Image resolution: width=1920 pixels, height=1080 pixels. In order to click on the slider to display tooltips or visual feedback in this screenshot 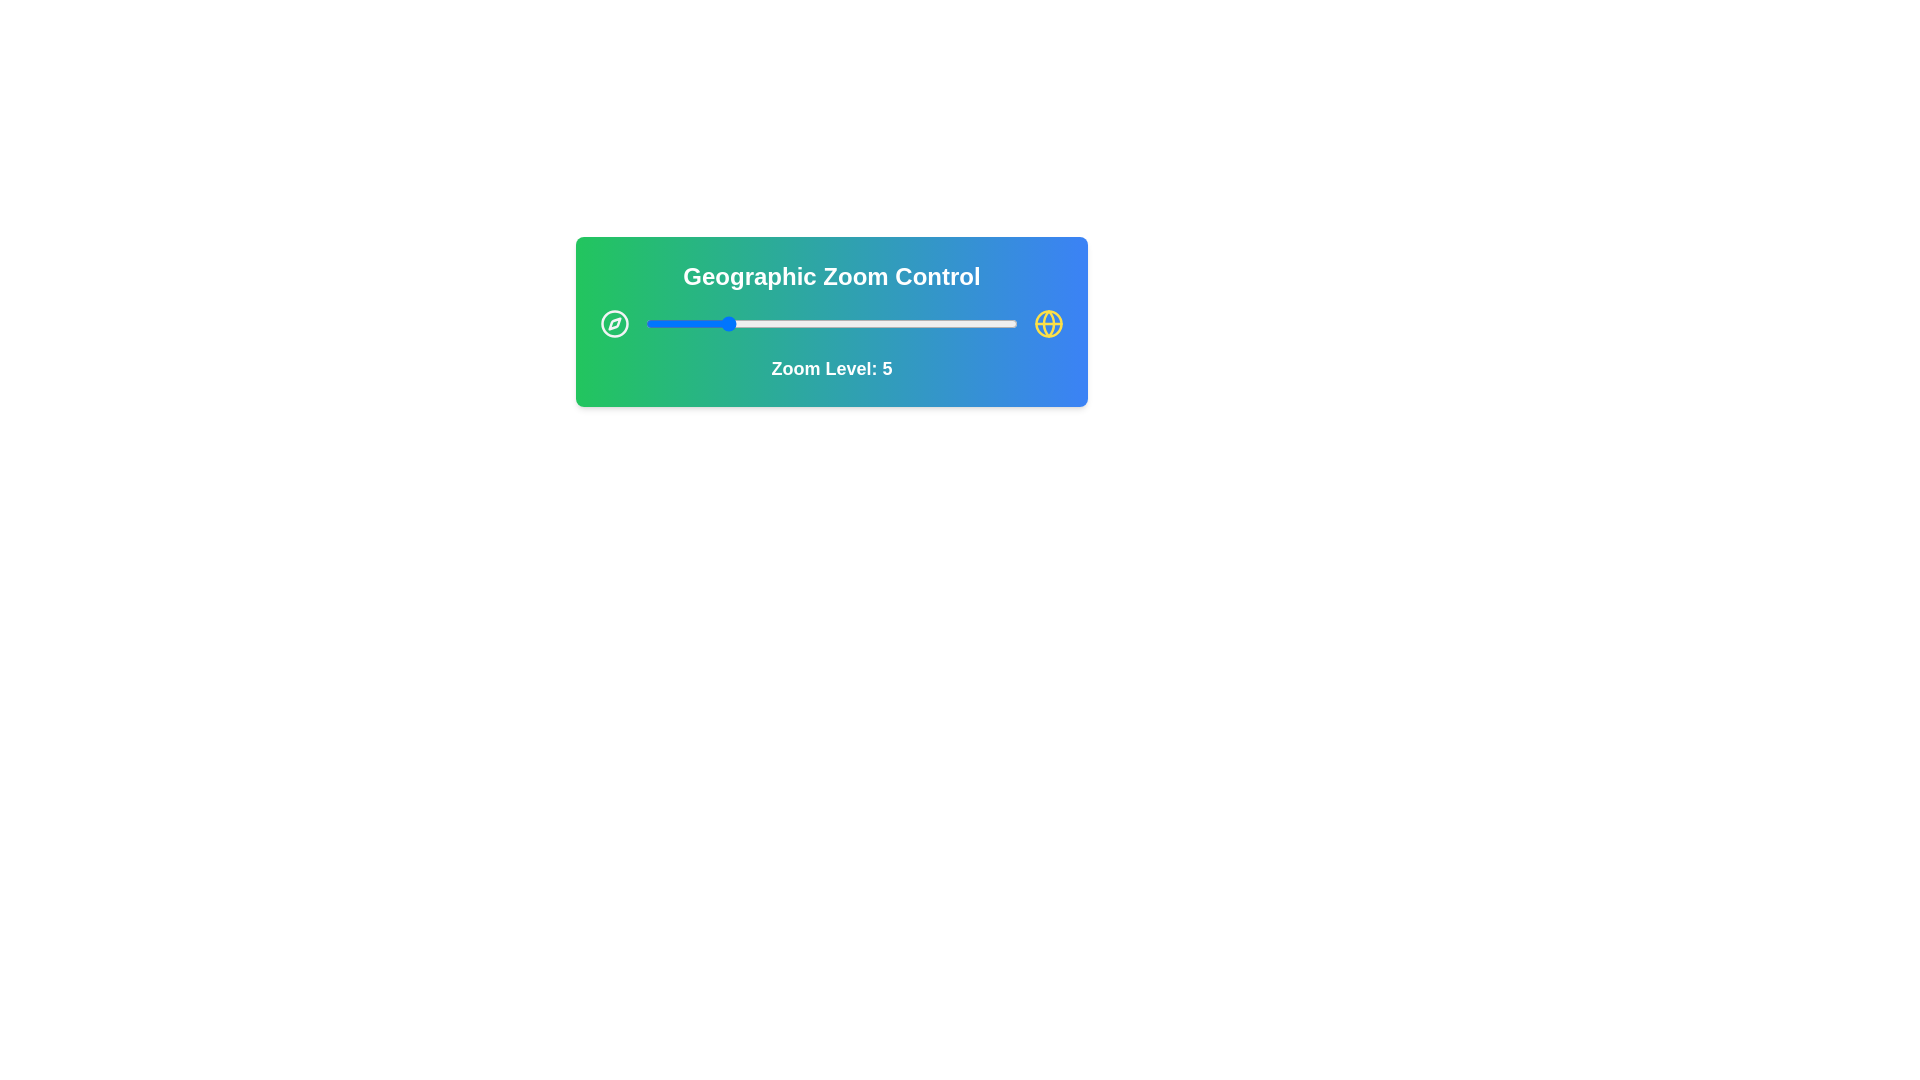, I will do `click(831, 323)`.